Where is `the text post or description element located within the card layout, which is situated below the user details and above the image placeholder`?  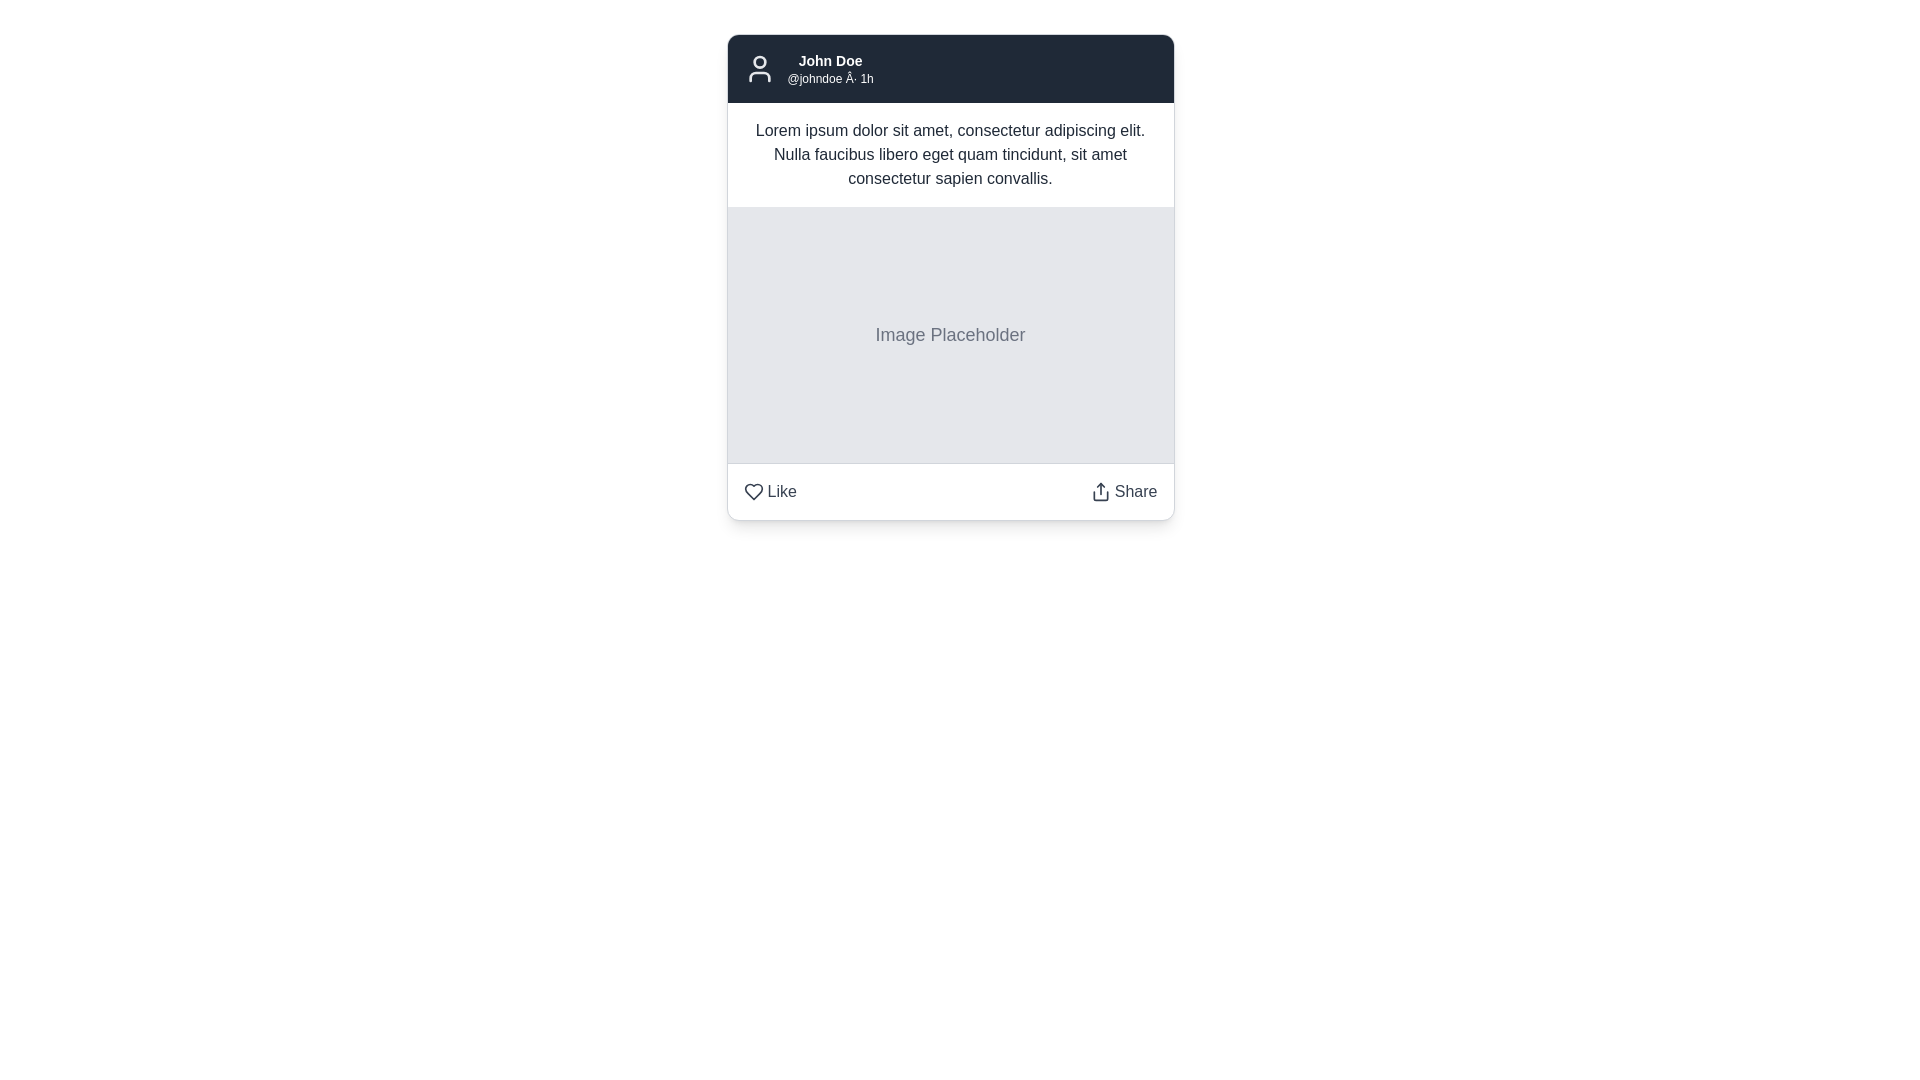
the text post or description element located within the card layout, which is situated below the user details and above the image placeholder is located at coordinates (949, 153).